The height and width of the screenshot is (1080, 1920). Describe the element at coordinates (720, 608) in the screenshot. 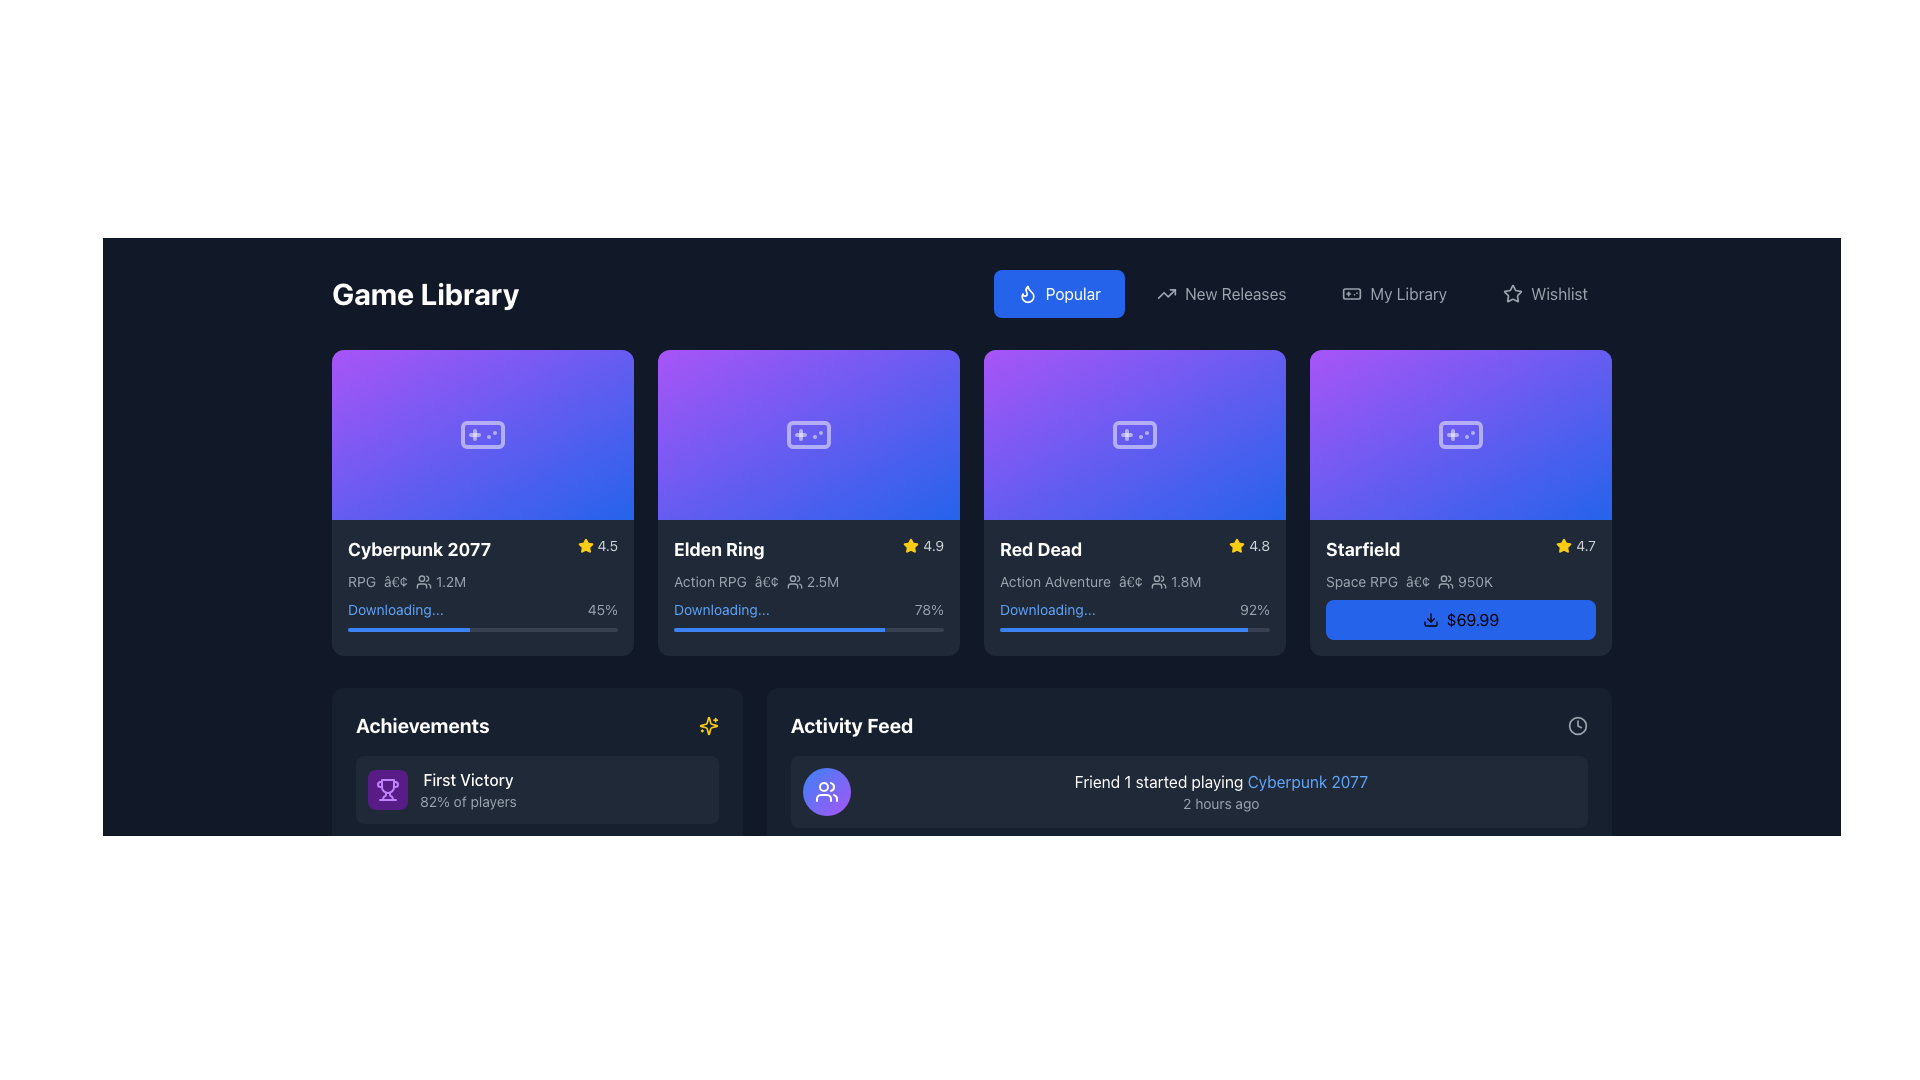

I see `the text label indicating that the game 'Elden Ring' is currently downloading, which is located in the card for the game, below the metadata section and above the progress bar` at that location.